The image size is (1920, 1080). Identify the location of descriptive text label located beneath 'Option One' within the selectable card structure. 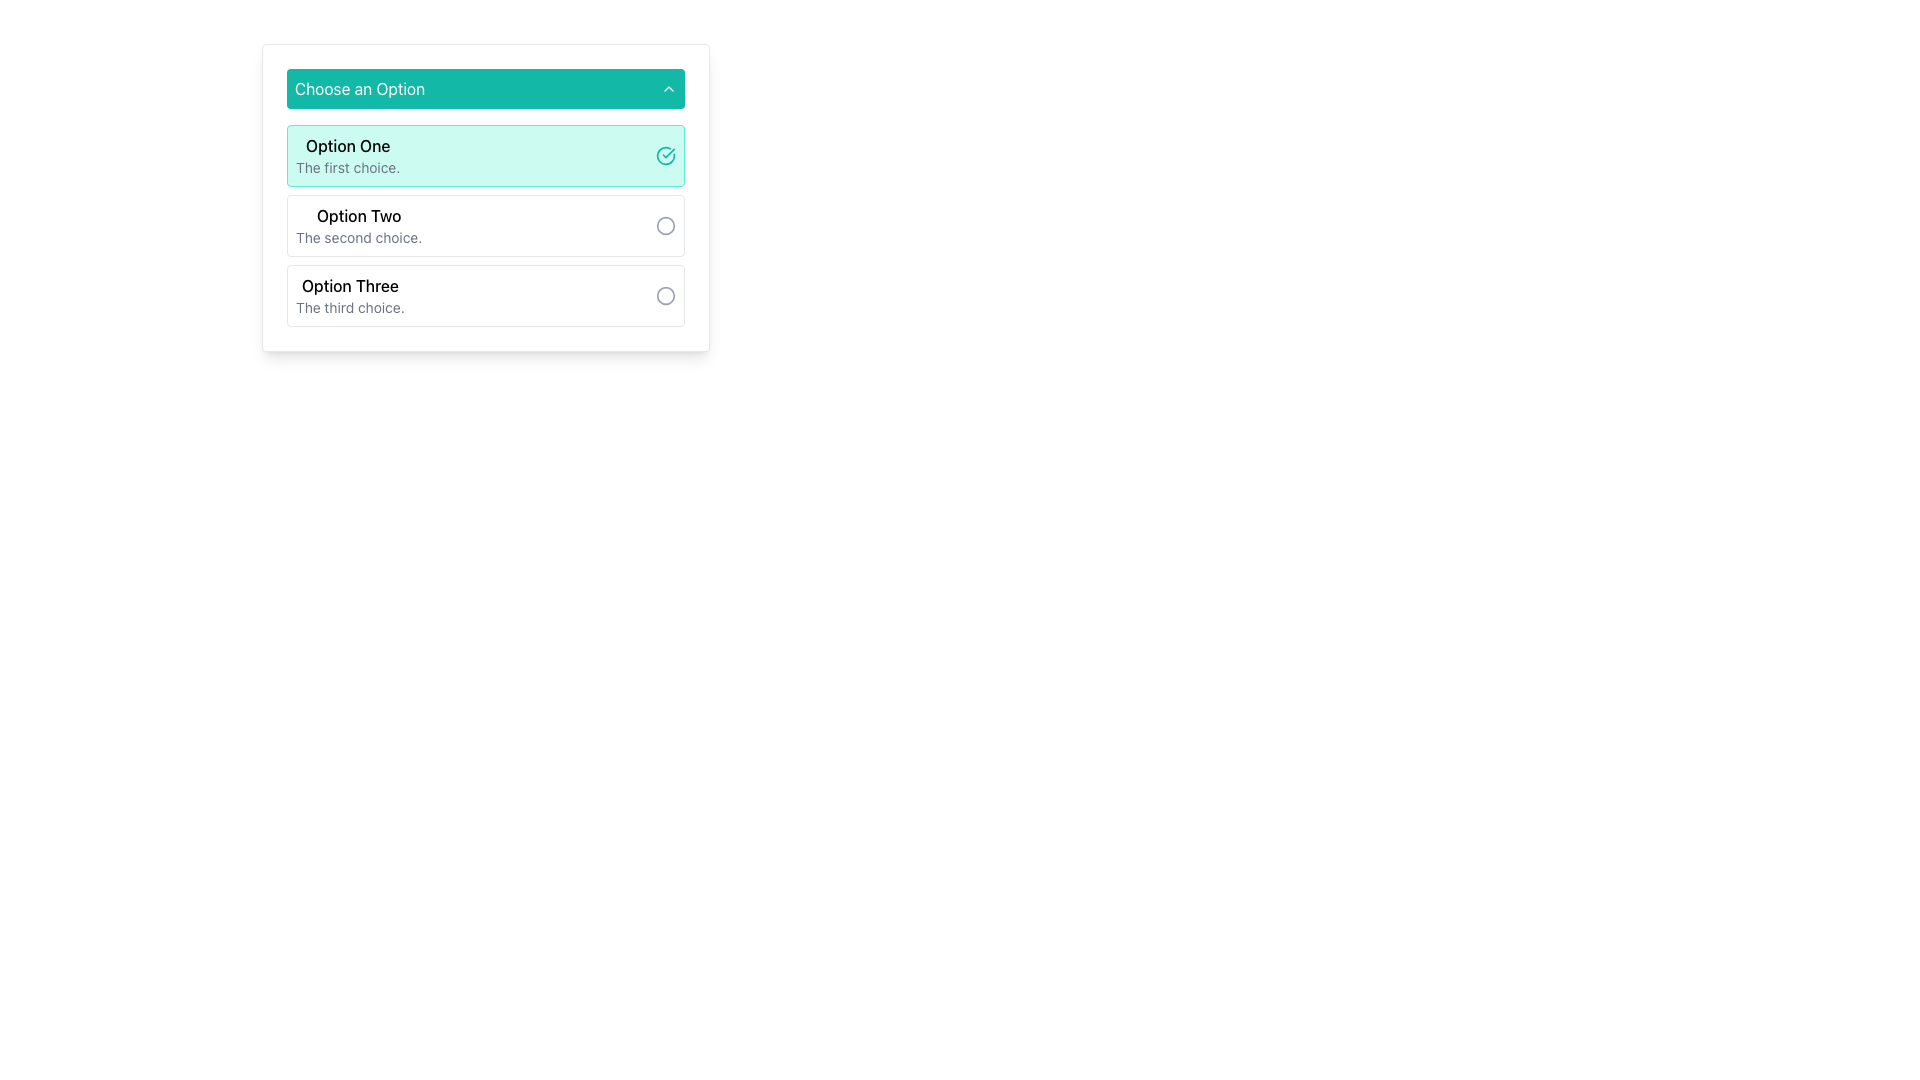
(348, 167).